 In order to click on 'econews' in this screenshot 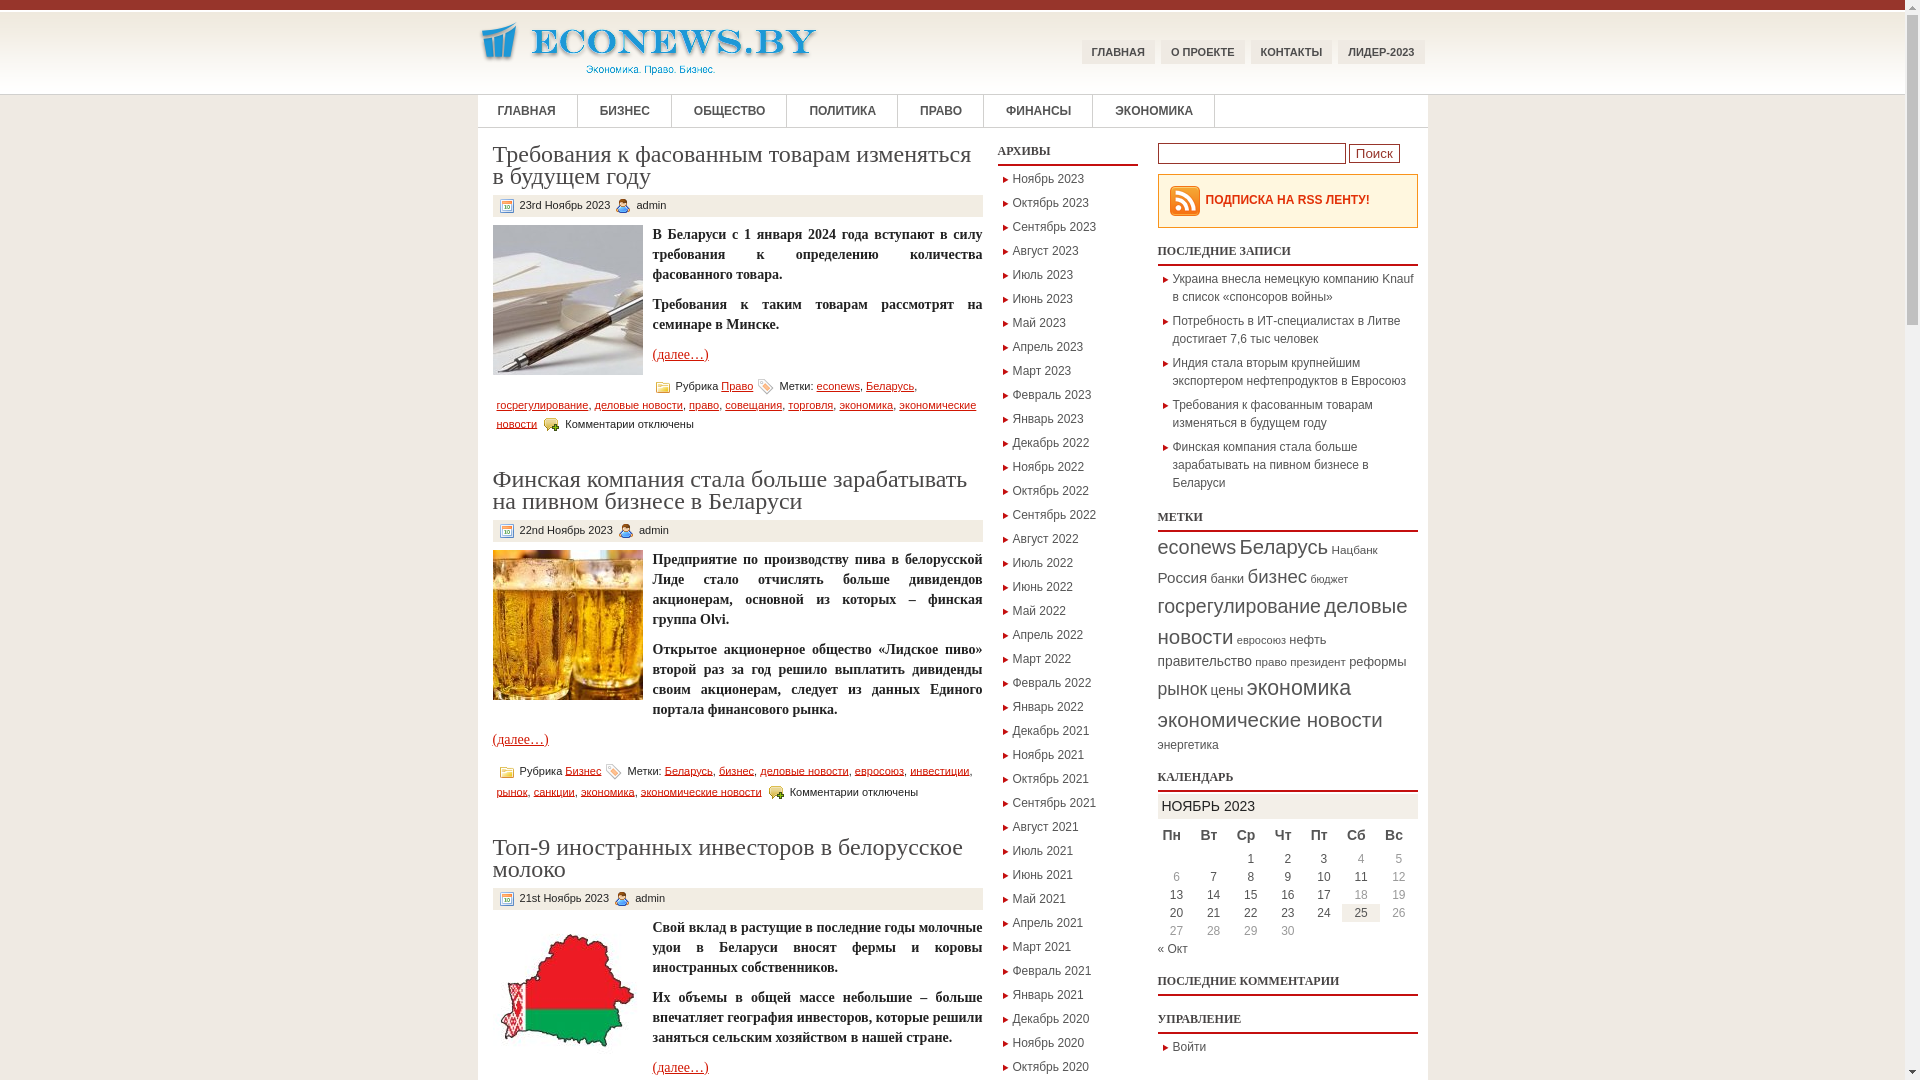, I will do `click(1197, 547)`.